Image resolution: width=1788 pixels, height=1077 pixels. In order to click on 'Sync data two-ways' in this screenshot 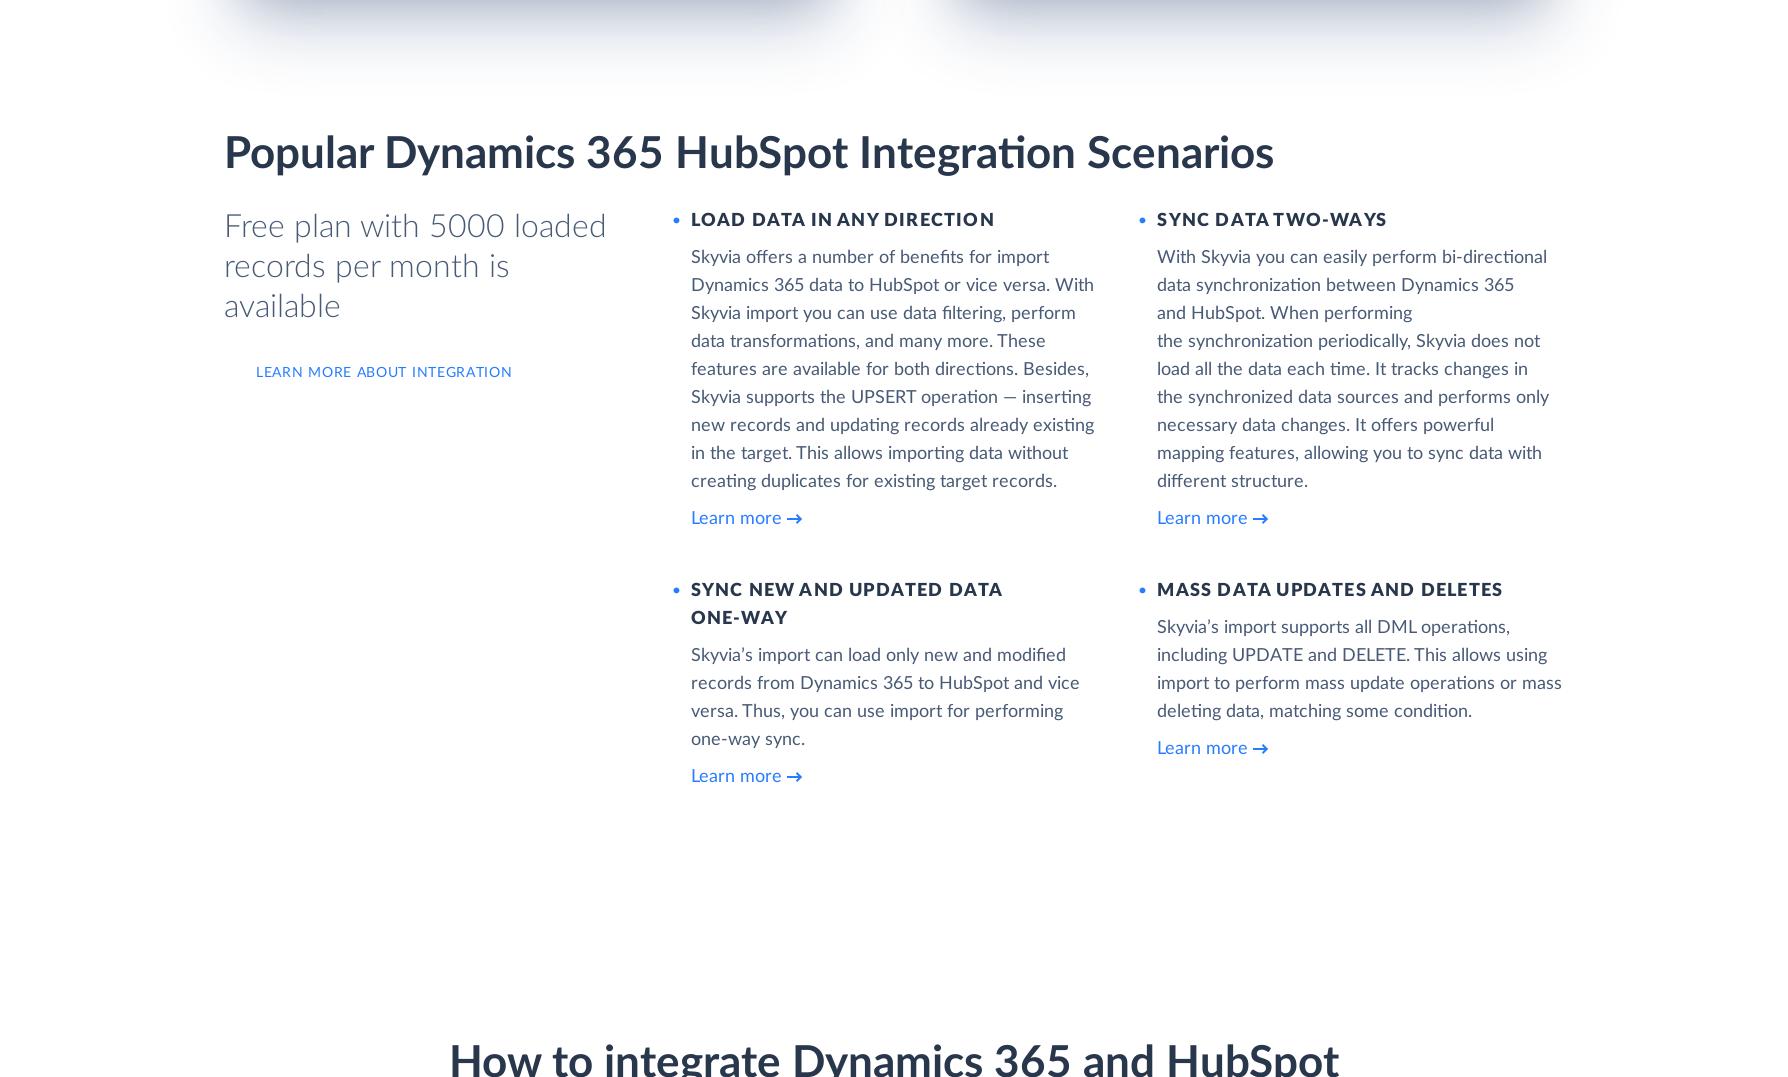, I will do `click(1156, 220)`.